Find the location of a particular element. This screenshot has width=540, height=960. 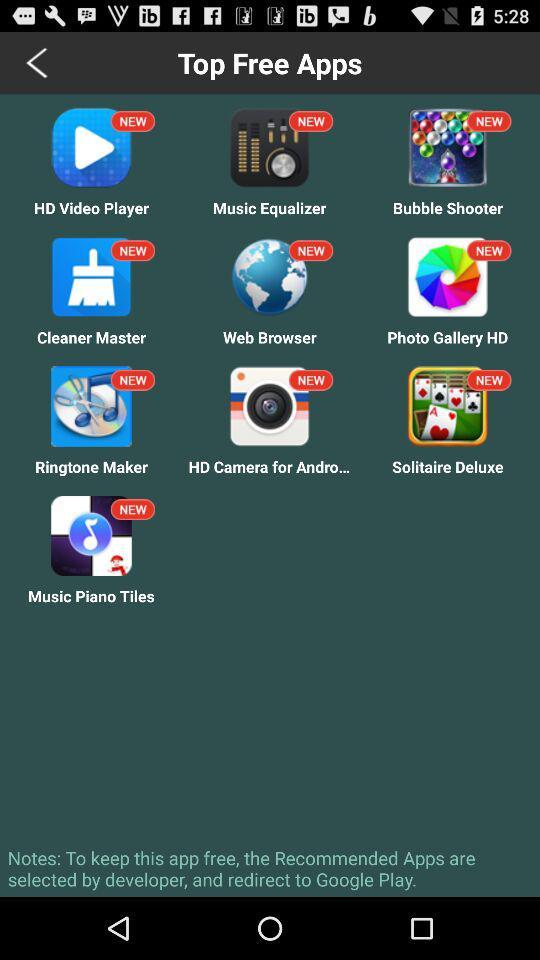

the text which is present at the top right corner of the first image in the first row is located at coordinates (133, 120).